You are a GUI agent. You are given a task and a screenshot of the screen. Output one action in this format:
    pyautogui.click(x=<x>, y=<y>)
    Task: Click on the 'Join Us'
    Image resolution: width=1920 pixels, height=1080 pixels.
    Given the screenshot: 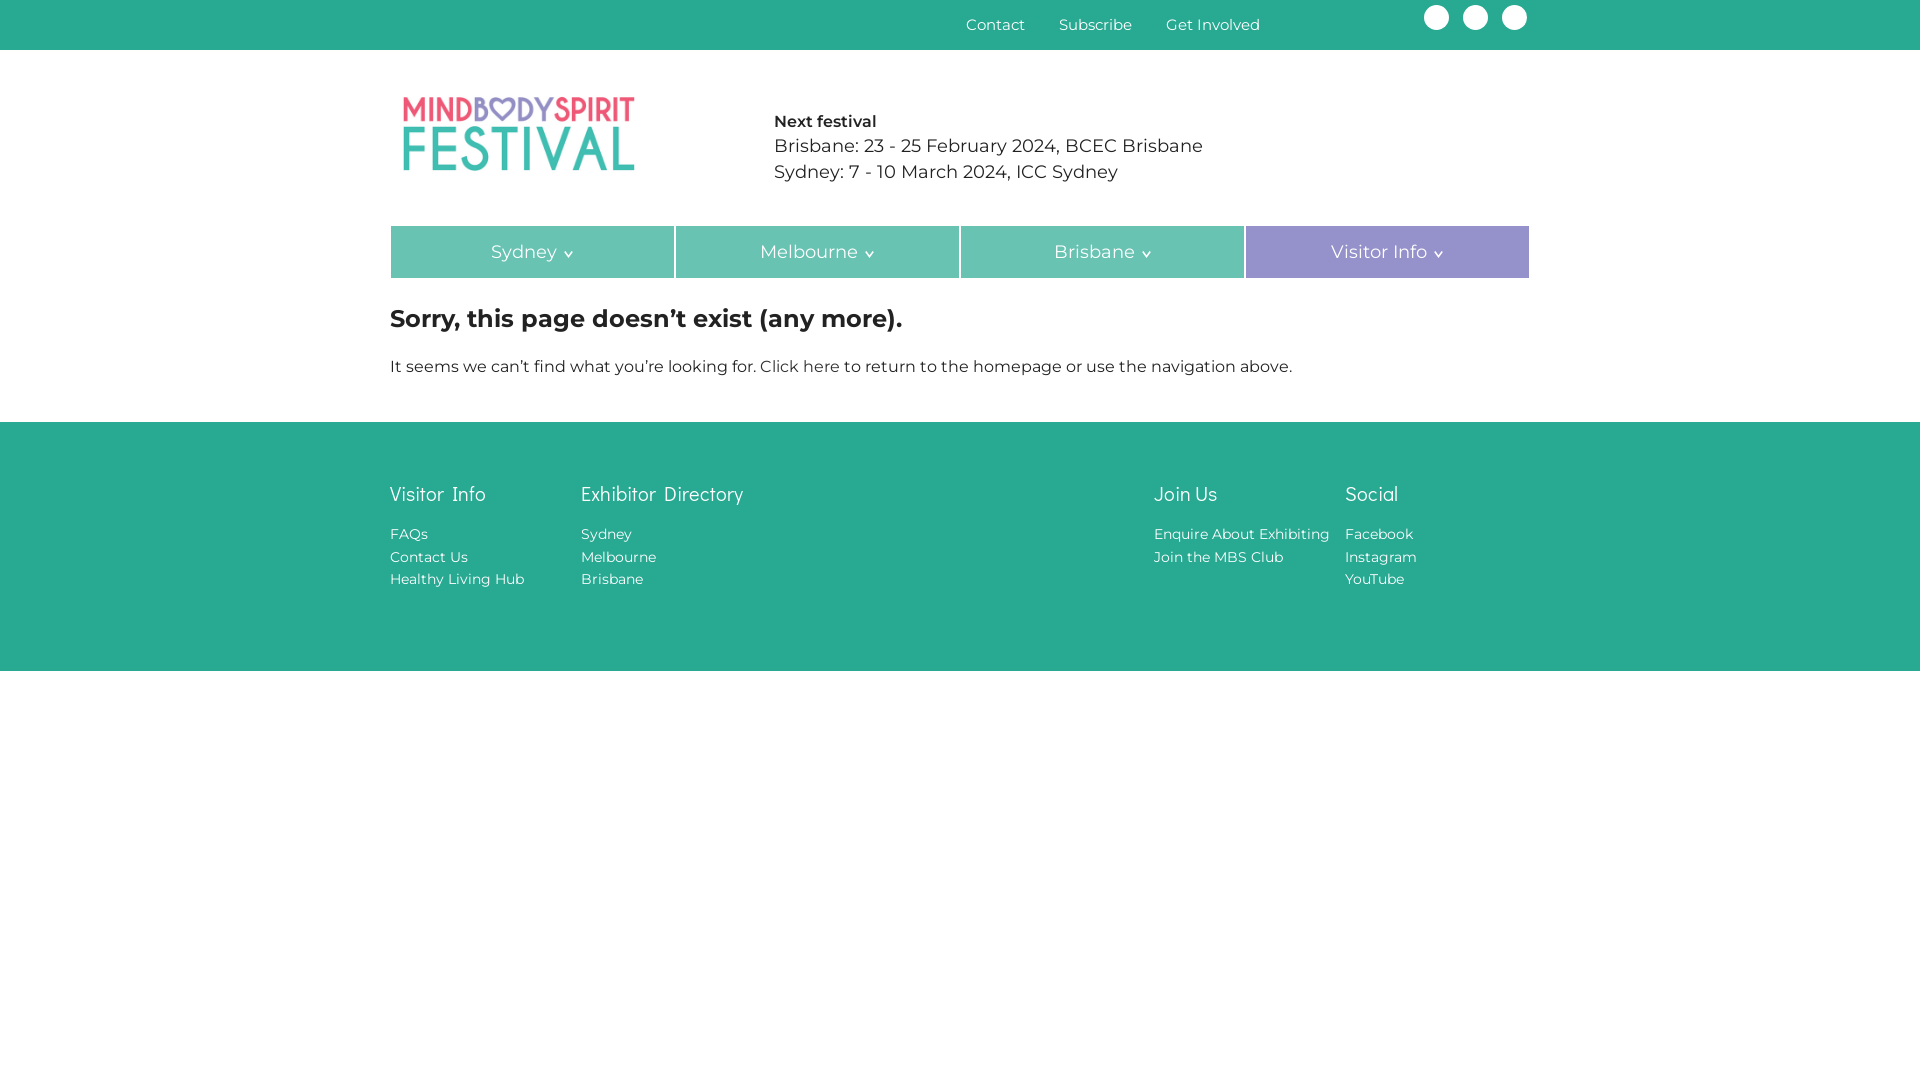 What is the action you would take?
    pyautogui.click(x=1245, y=493)
    